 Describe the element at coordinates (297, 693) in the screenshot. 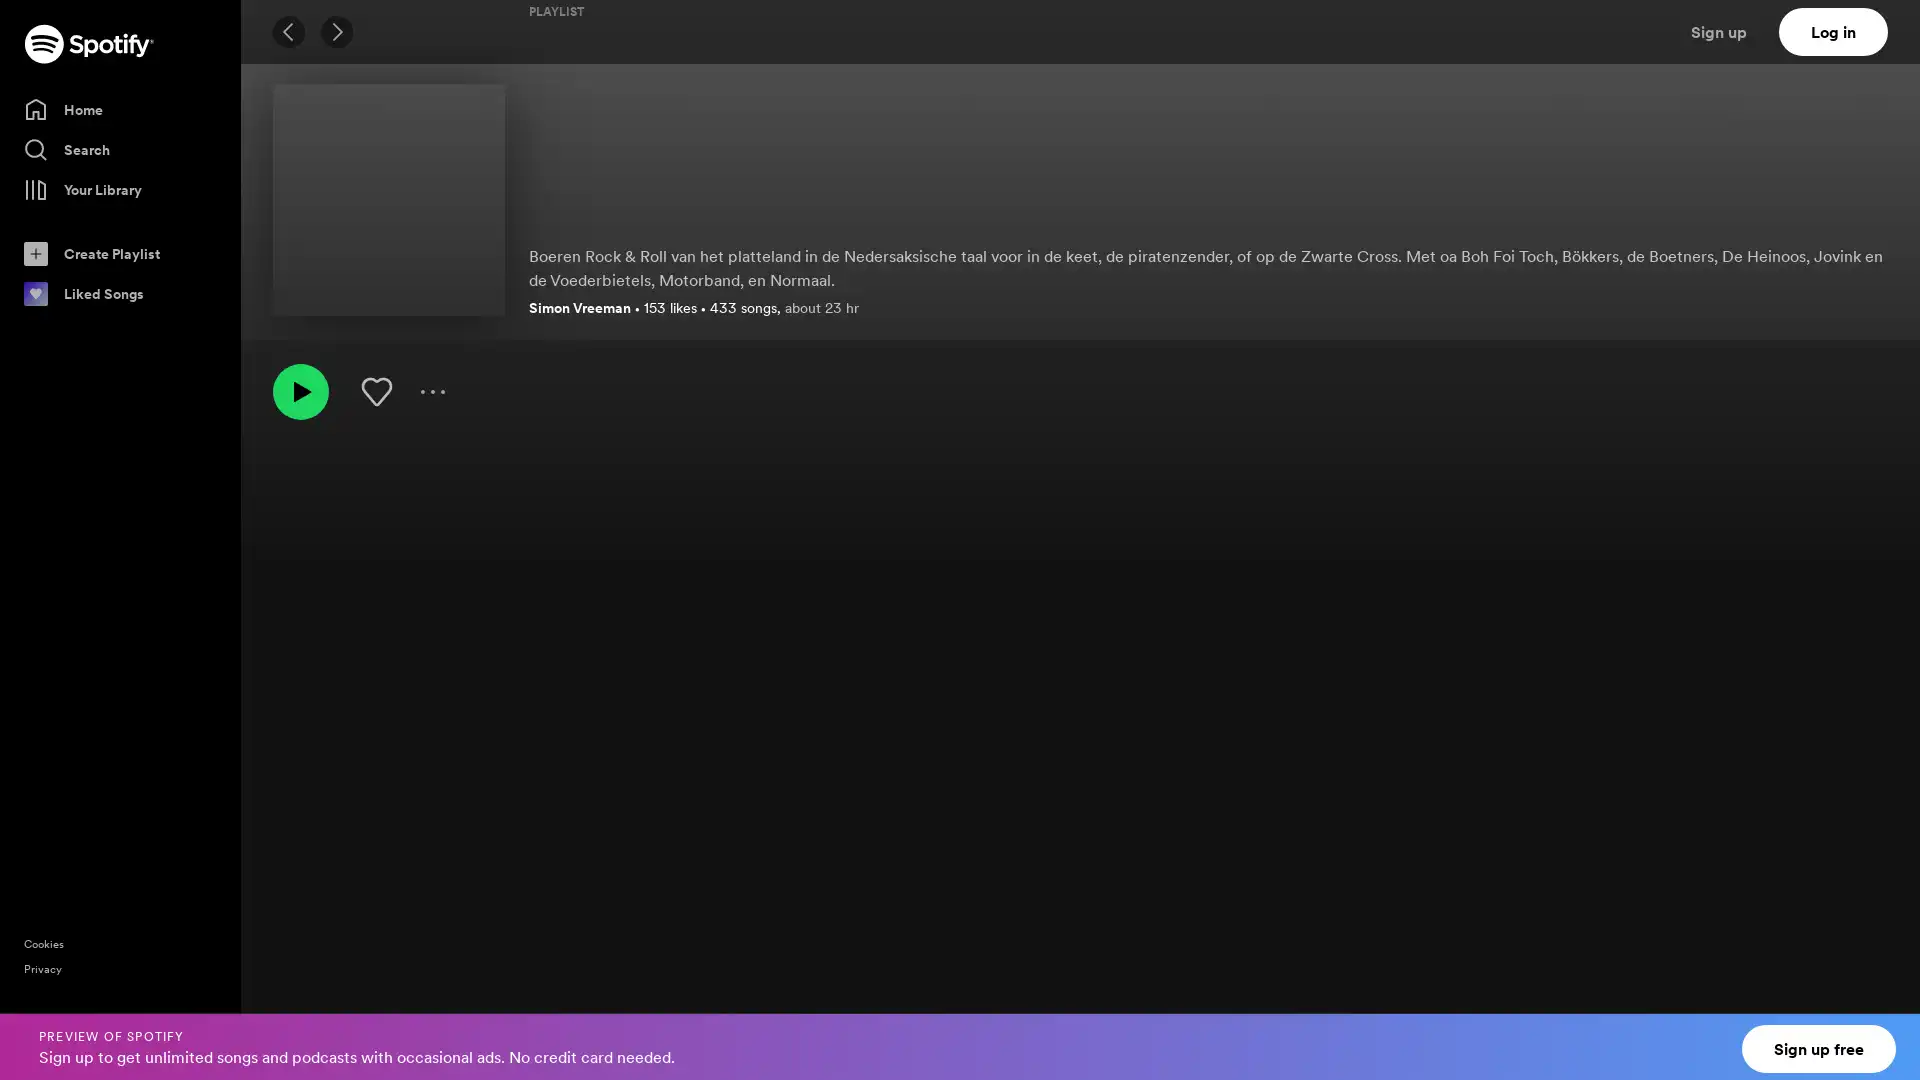

I see `Play Los by Band Hik Hummelo` at that location.